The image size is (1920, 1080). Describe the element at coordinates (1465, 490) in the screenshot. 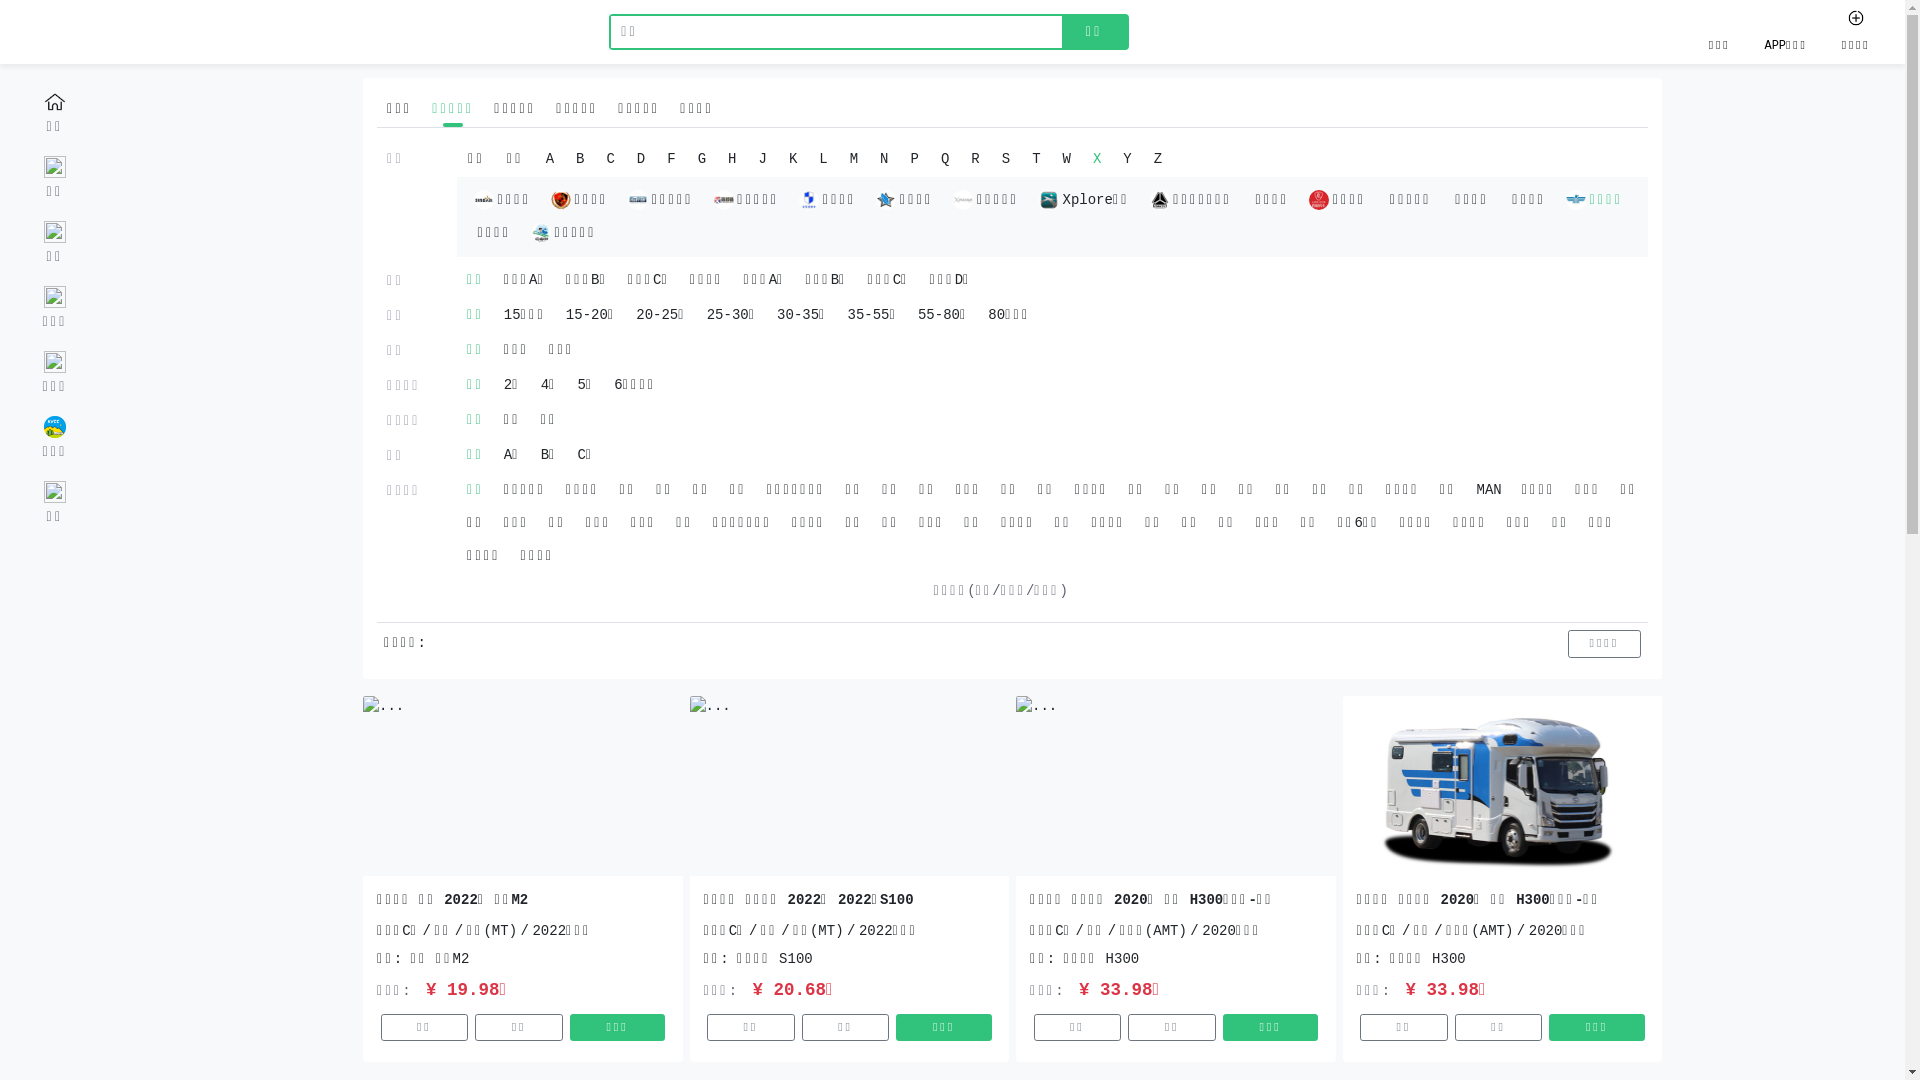

I see `'MAN'` at that location.